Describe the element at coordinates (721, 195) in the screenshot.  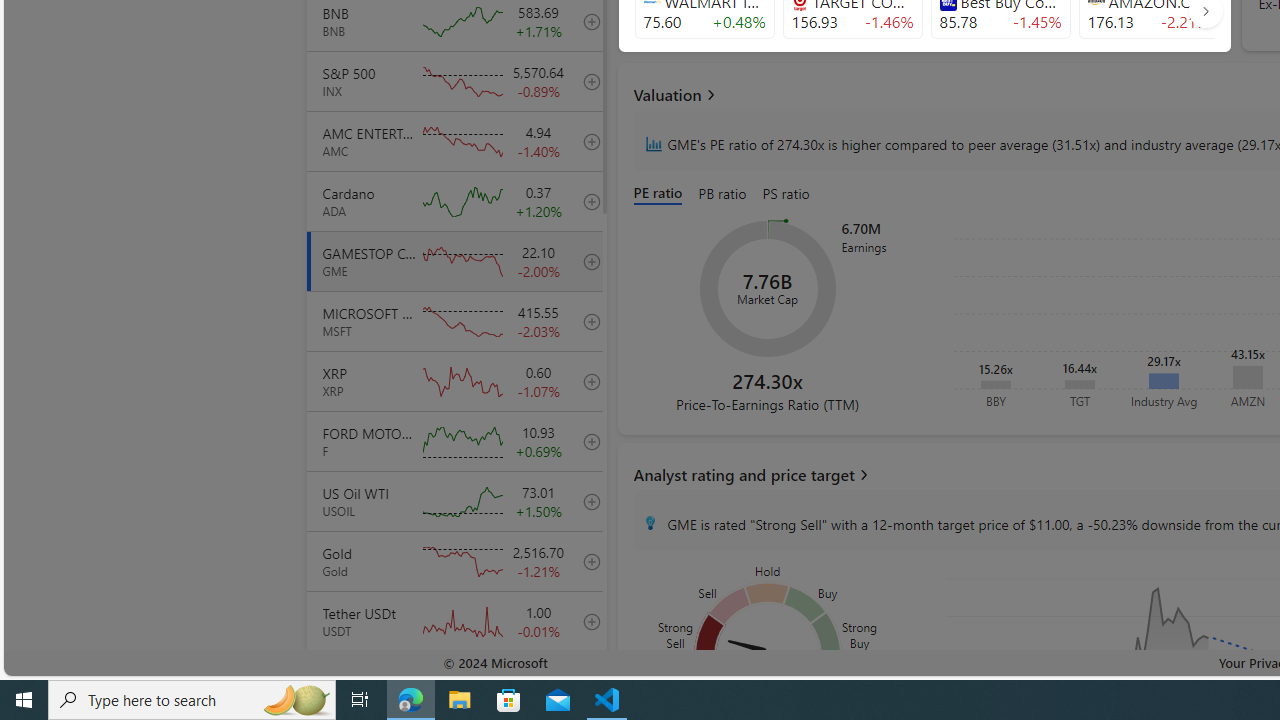
I see `'PB ratio'` at that location.